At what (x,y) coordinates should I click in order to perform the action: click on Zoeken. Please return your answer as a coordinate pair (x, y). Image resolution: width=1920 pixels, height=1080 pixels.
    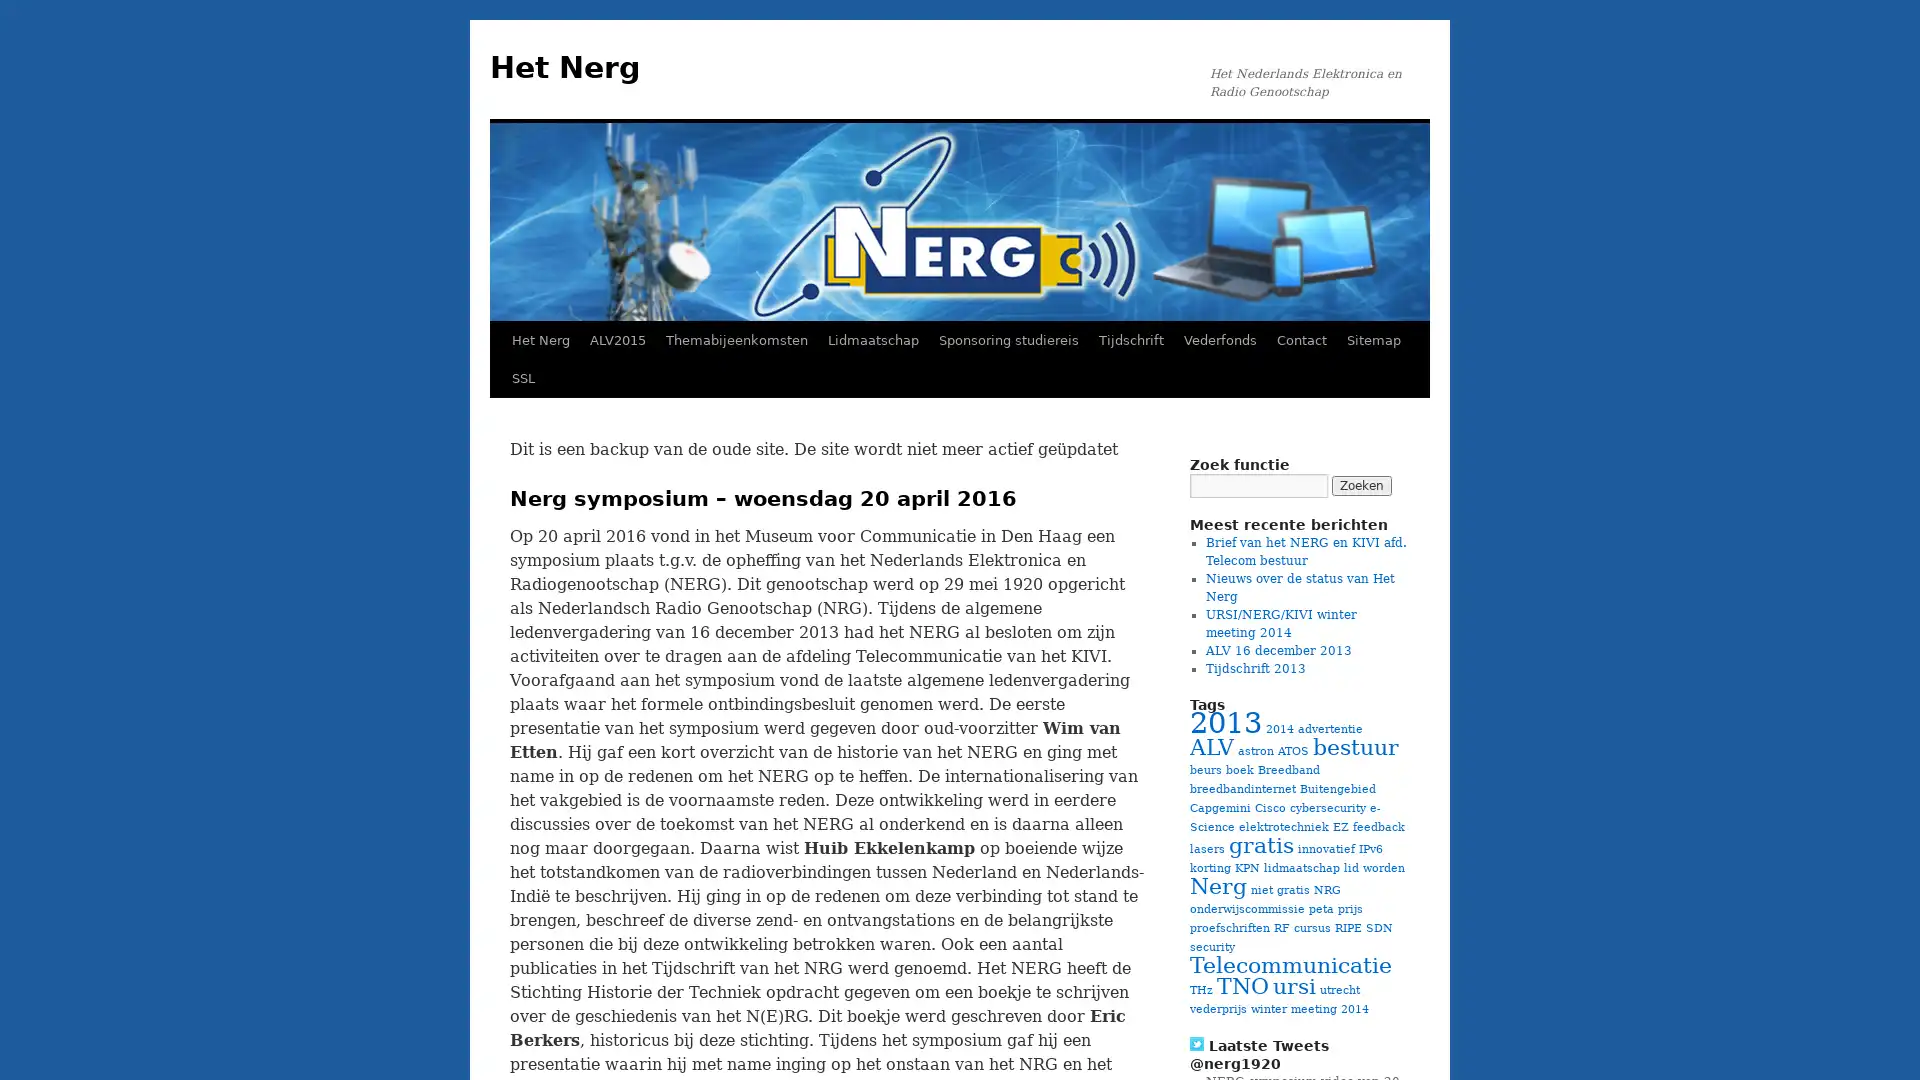
    Looking at the image, I should click on (1361, 486).